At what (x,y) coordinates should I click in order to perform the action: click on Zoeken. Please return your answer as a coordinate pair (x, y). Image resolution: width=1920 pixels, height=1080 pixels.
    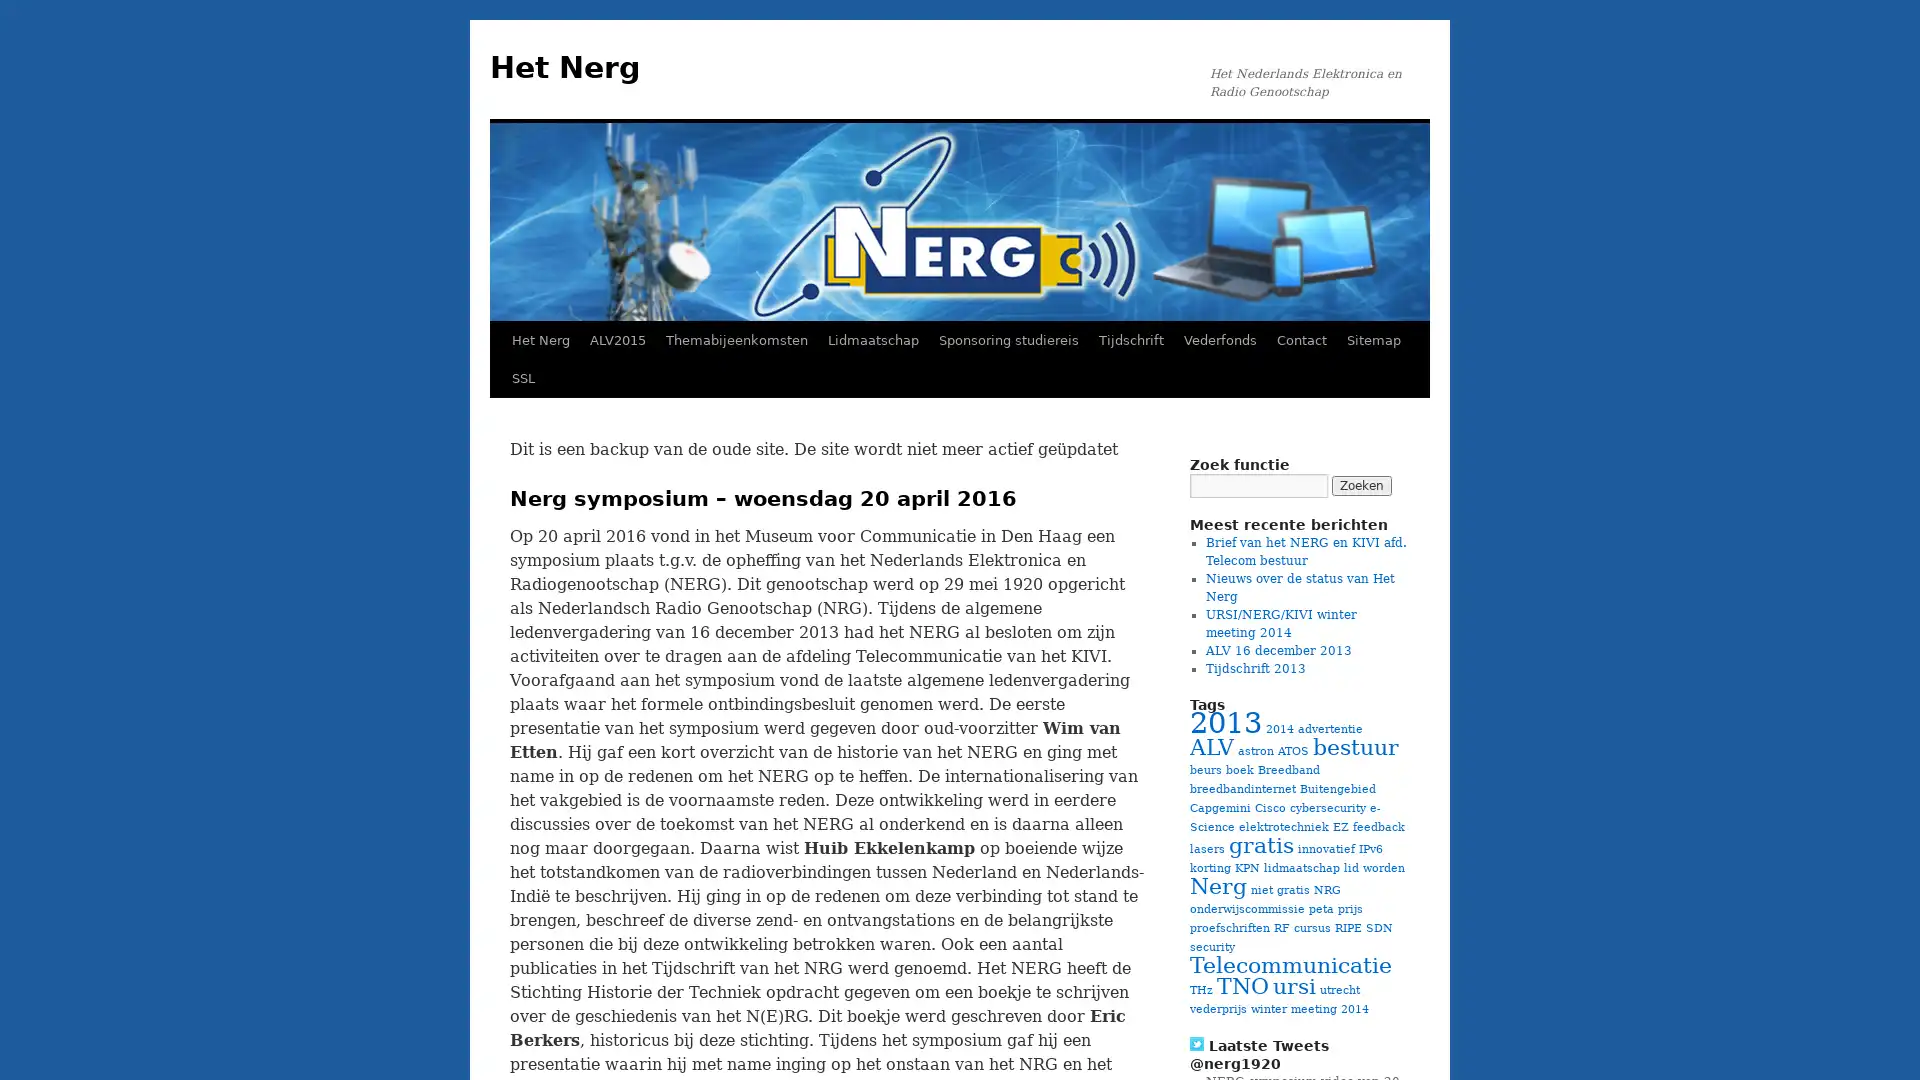
    Looking at the image, I should click on (1361, 486).